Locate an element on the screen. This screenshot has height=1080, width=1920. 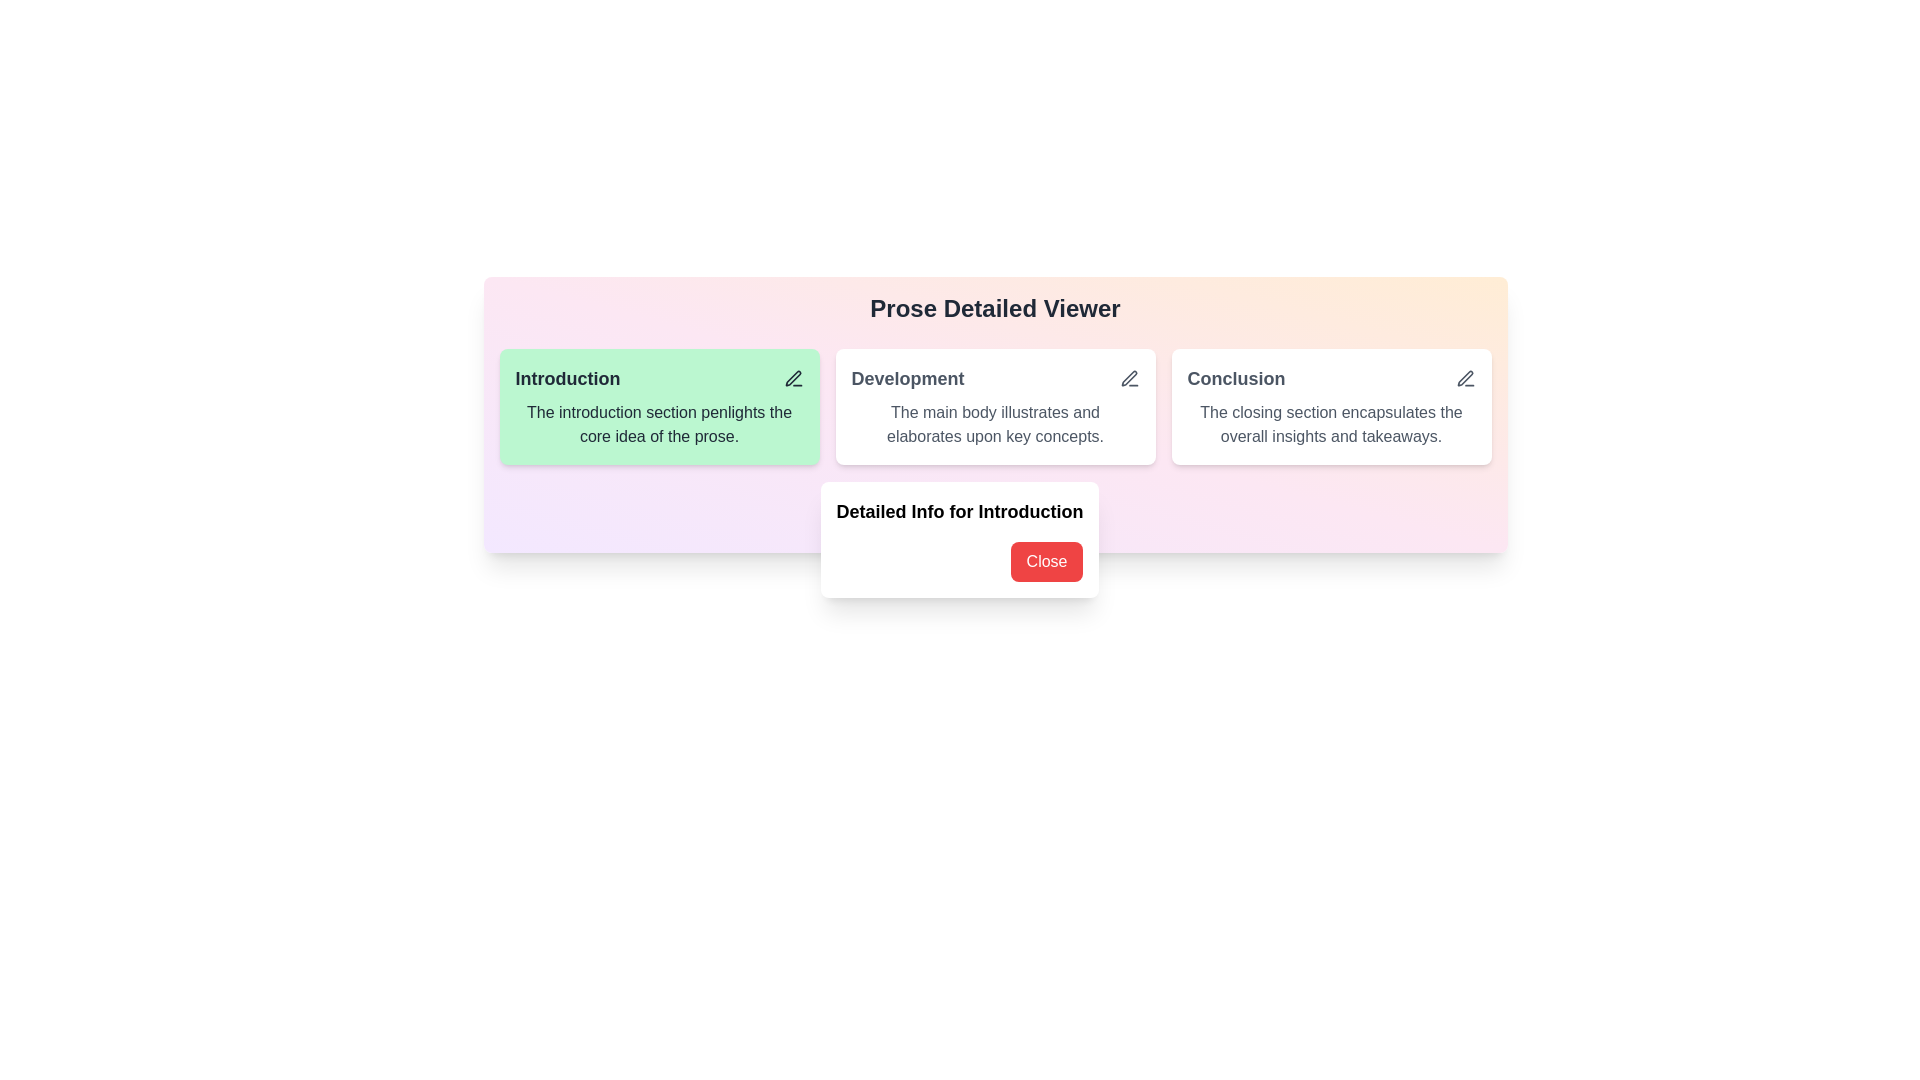
the button located at the bottom-right corner of the white rectangular pop-up titled 'Detailed Info for Introduction' is located at coordinates (1045, 562).